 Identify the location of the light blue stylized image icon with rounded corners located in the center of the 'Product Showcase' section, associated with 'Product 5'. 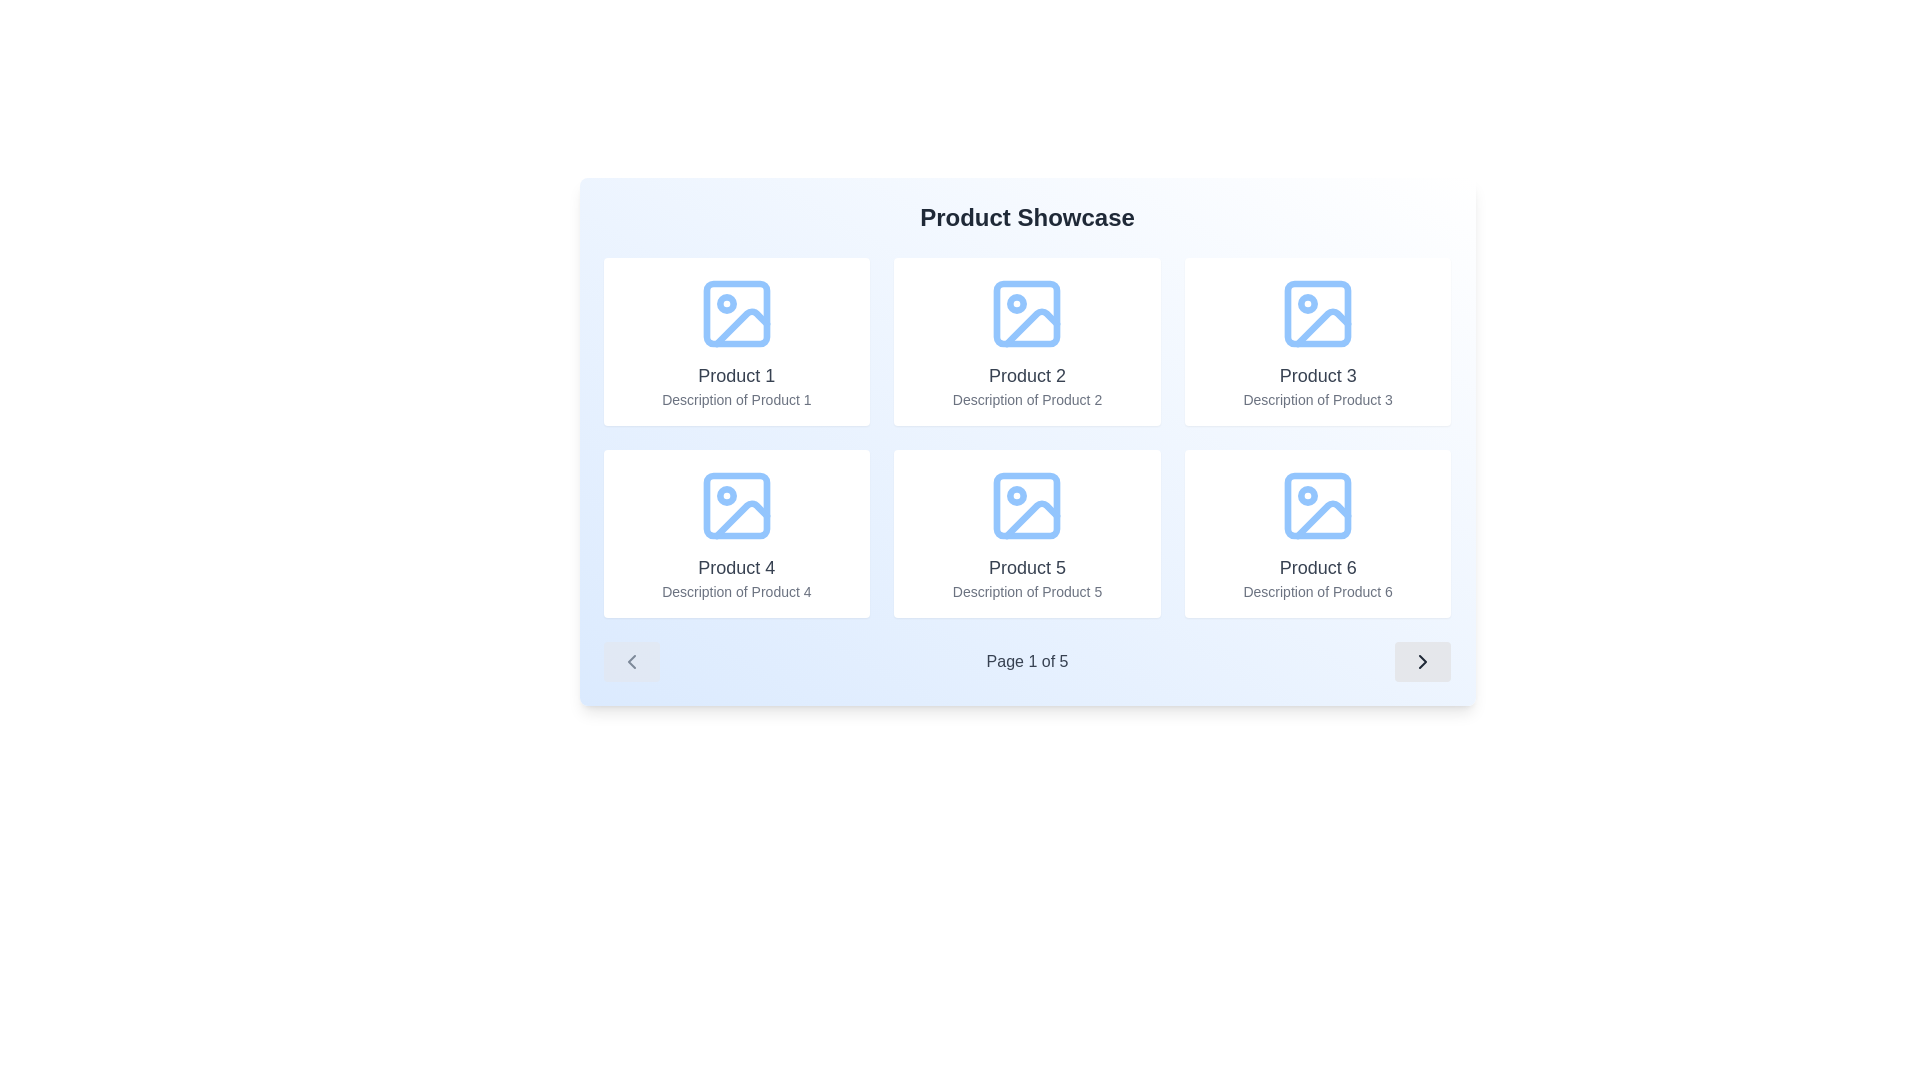
(1027, 504).